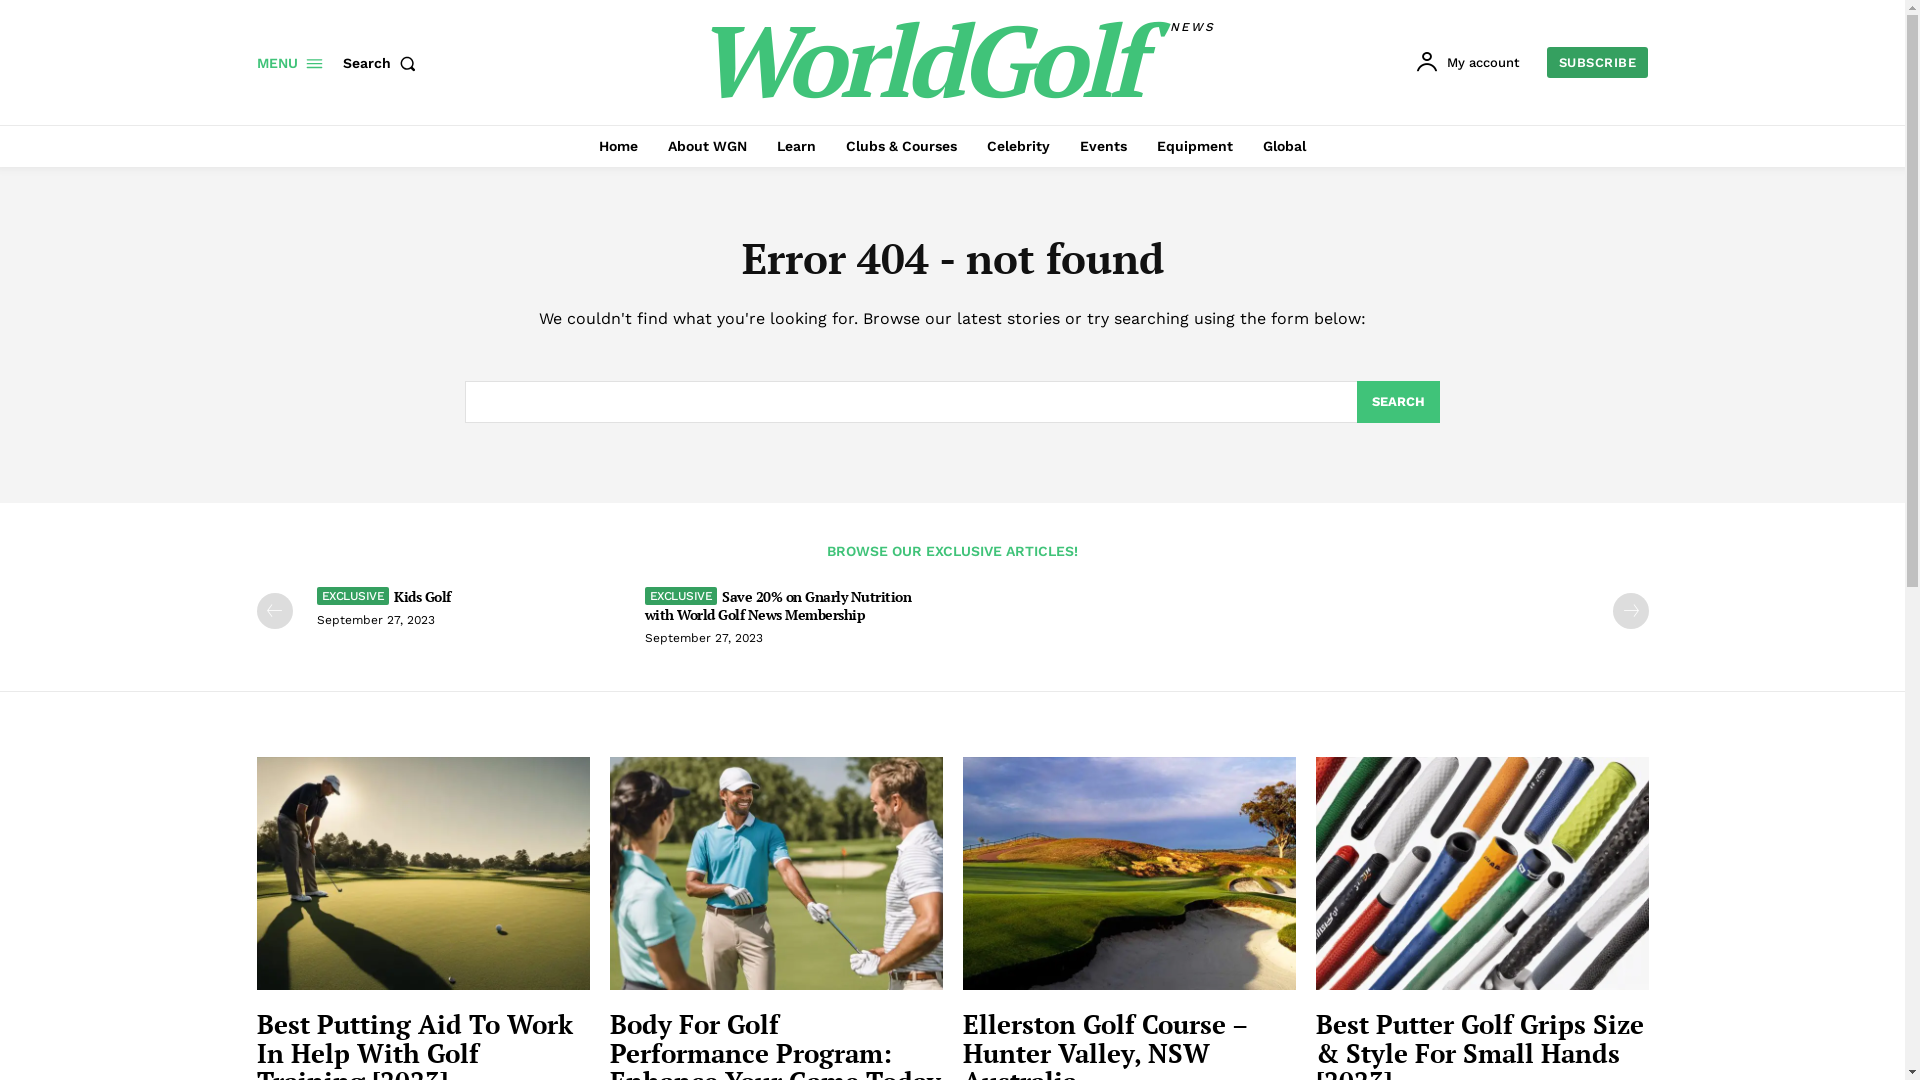  Describe the element at coordinates (900, 145) in the screenshot. I see `'Clubs & Courses'` at that location.